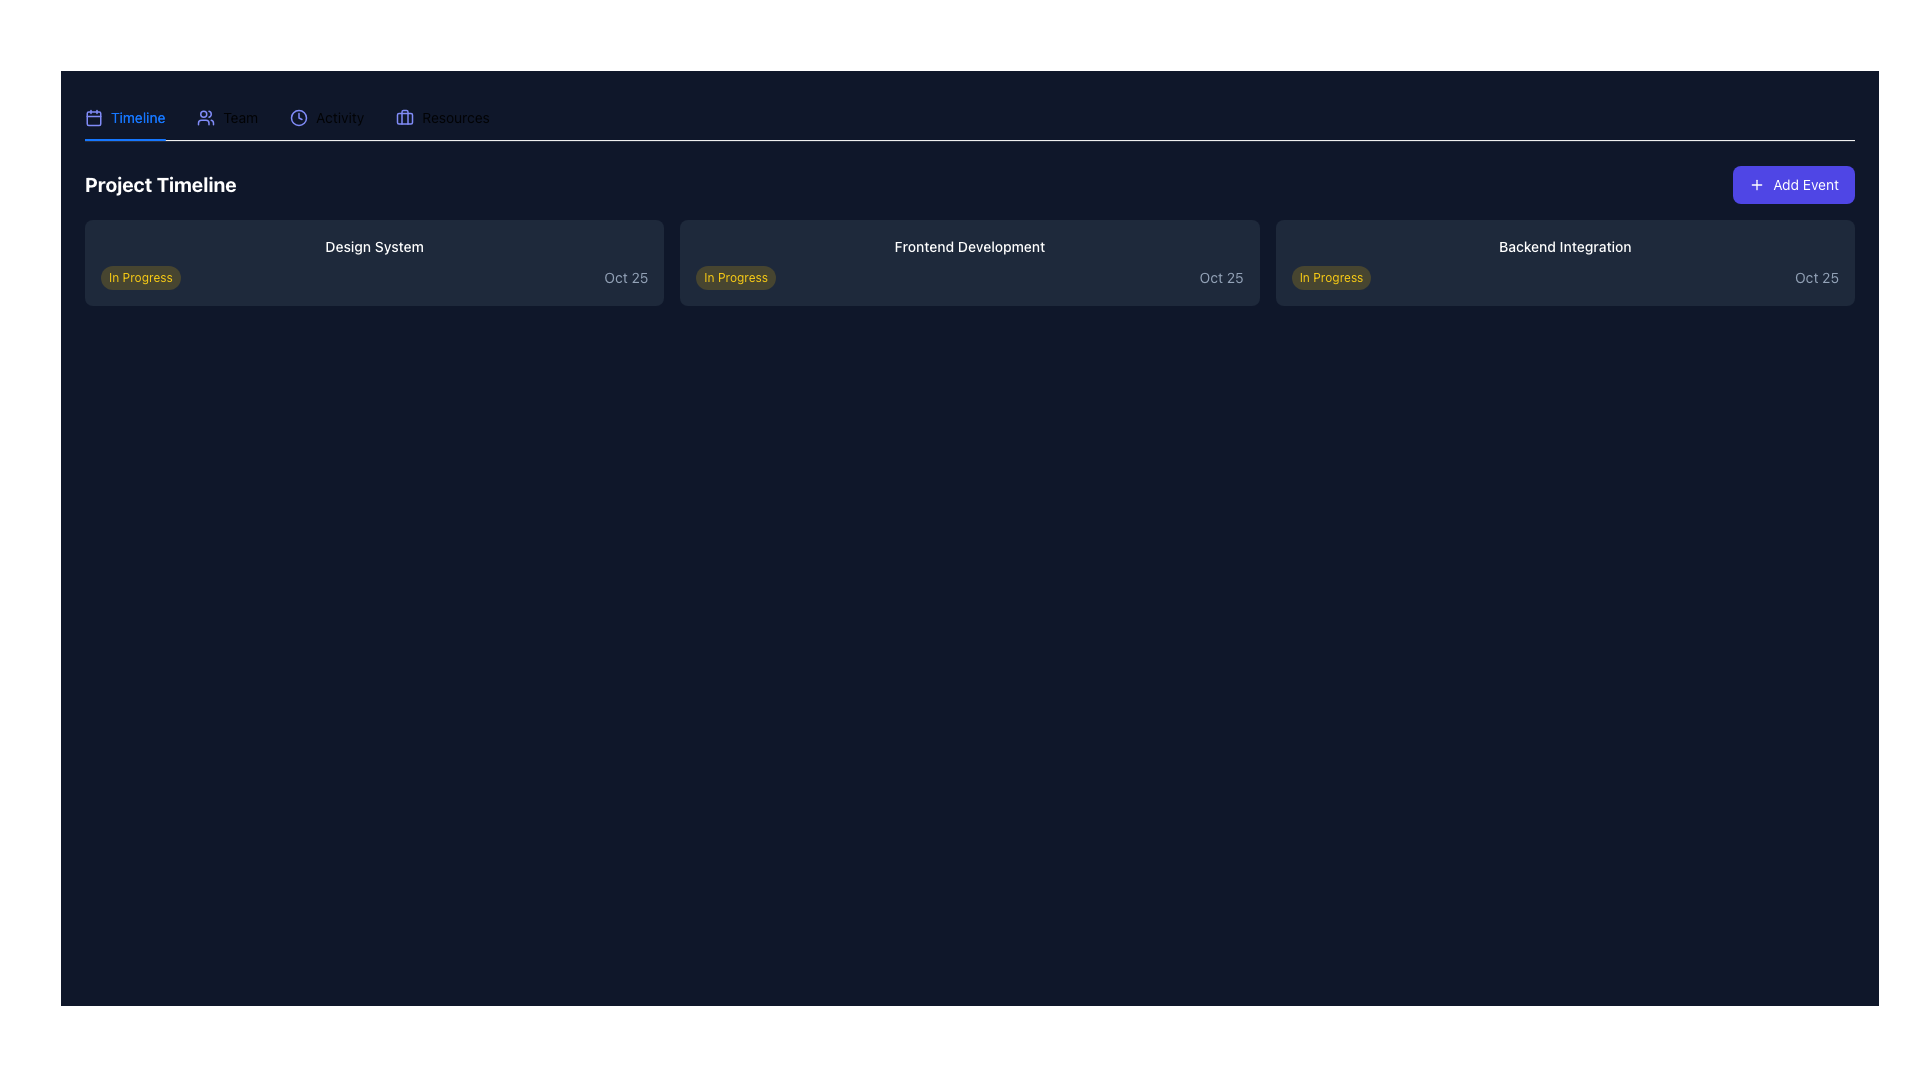 This screenshot has height=1080, width=1920. I want to click on the 'Team' navigation tab icon located in the top navigation bar, which is positioned directly to the left of the 'Team' label and to the right of the 'Timeline' tab, so click(206, 118).